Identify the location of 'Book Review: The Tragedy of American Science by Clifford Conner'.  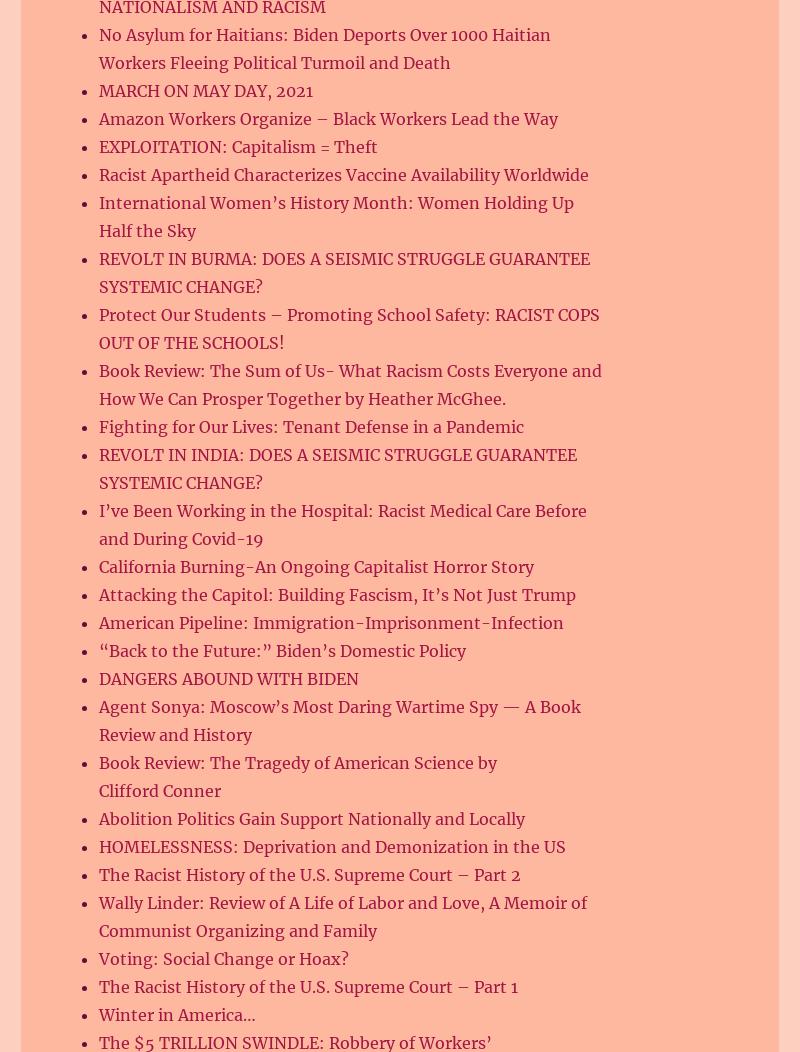
(298, 776).